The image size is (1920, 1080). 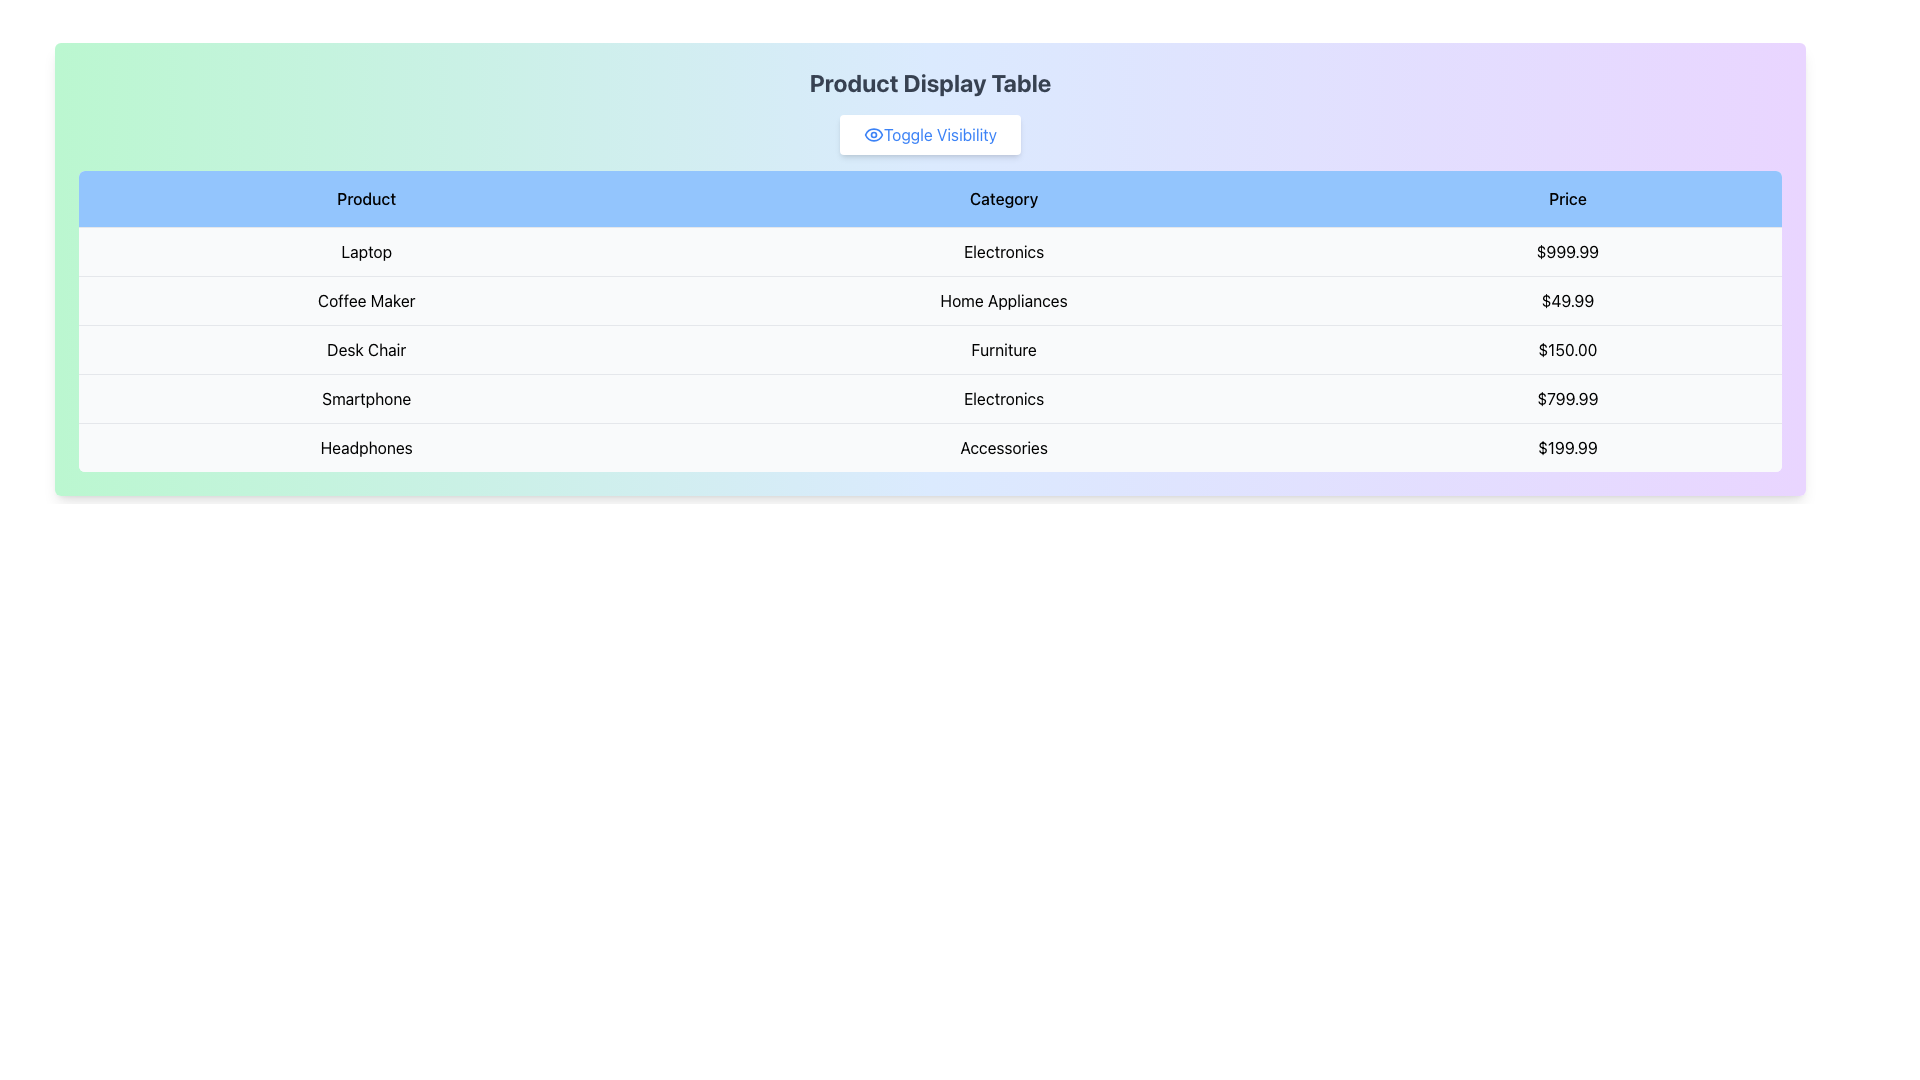 What do you see at coordinates (1566, 398) in the screenshot?
I see `the Text label displaying the price '$799.99' which is bold, large, and aligned to the right in the fourth row of the table` at bounding box center [1566, 398].